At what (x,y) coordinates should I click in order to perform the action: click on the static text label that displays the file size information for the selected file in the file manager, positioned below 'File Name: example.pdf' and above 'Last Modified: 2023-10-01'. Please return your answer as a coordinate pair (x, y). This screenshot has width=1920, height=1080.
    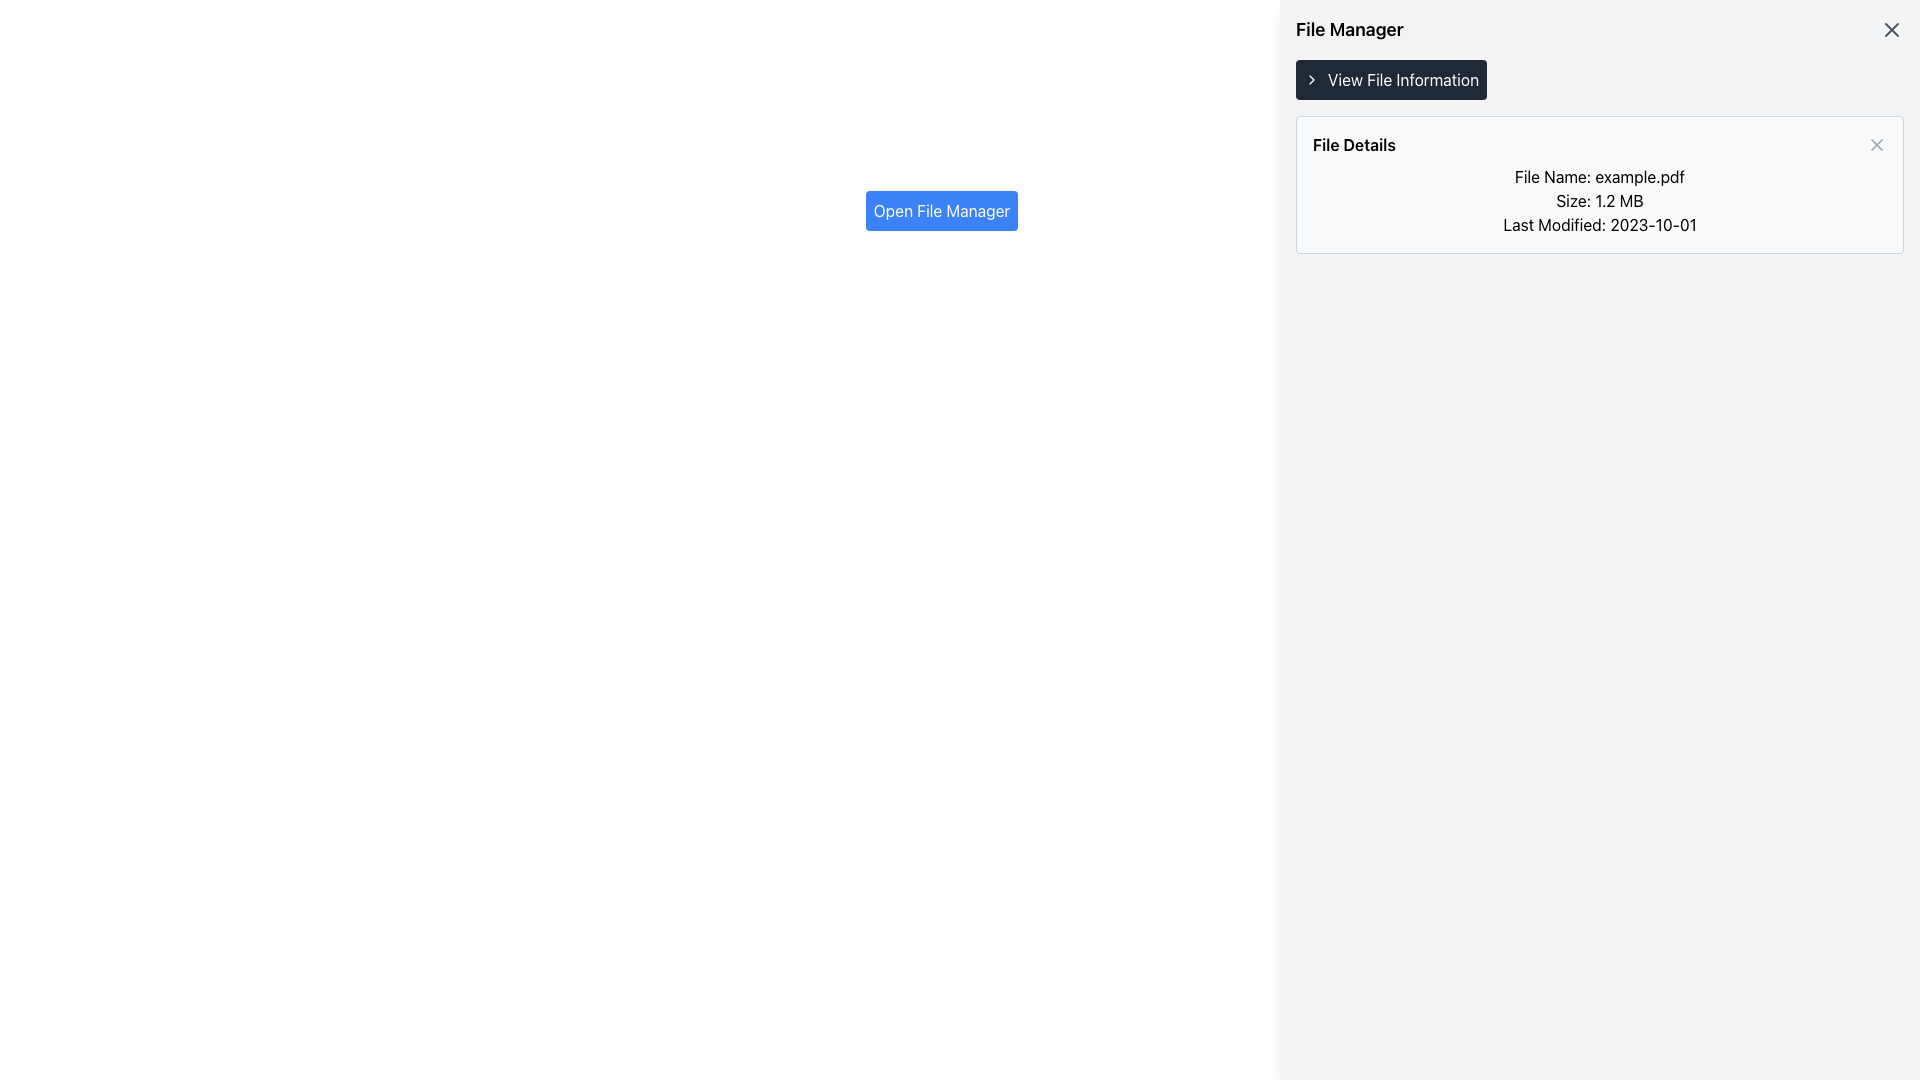
    Looking at the image, I should click on (1598, 200).